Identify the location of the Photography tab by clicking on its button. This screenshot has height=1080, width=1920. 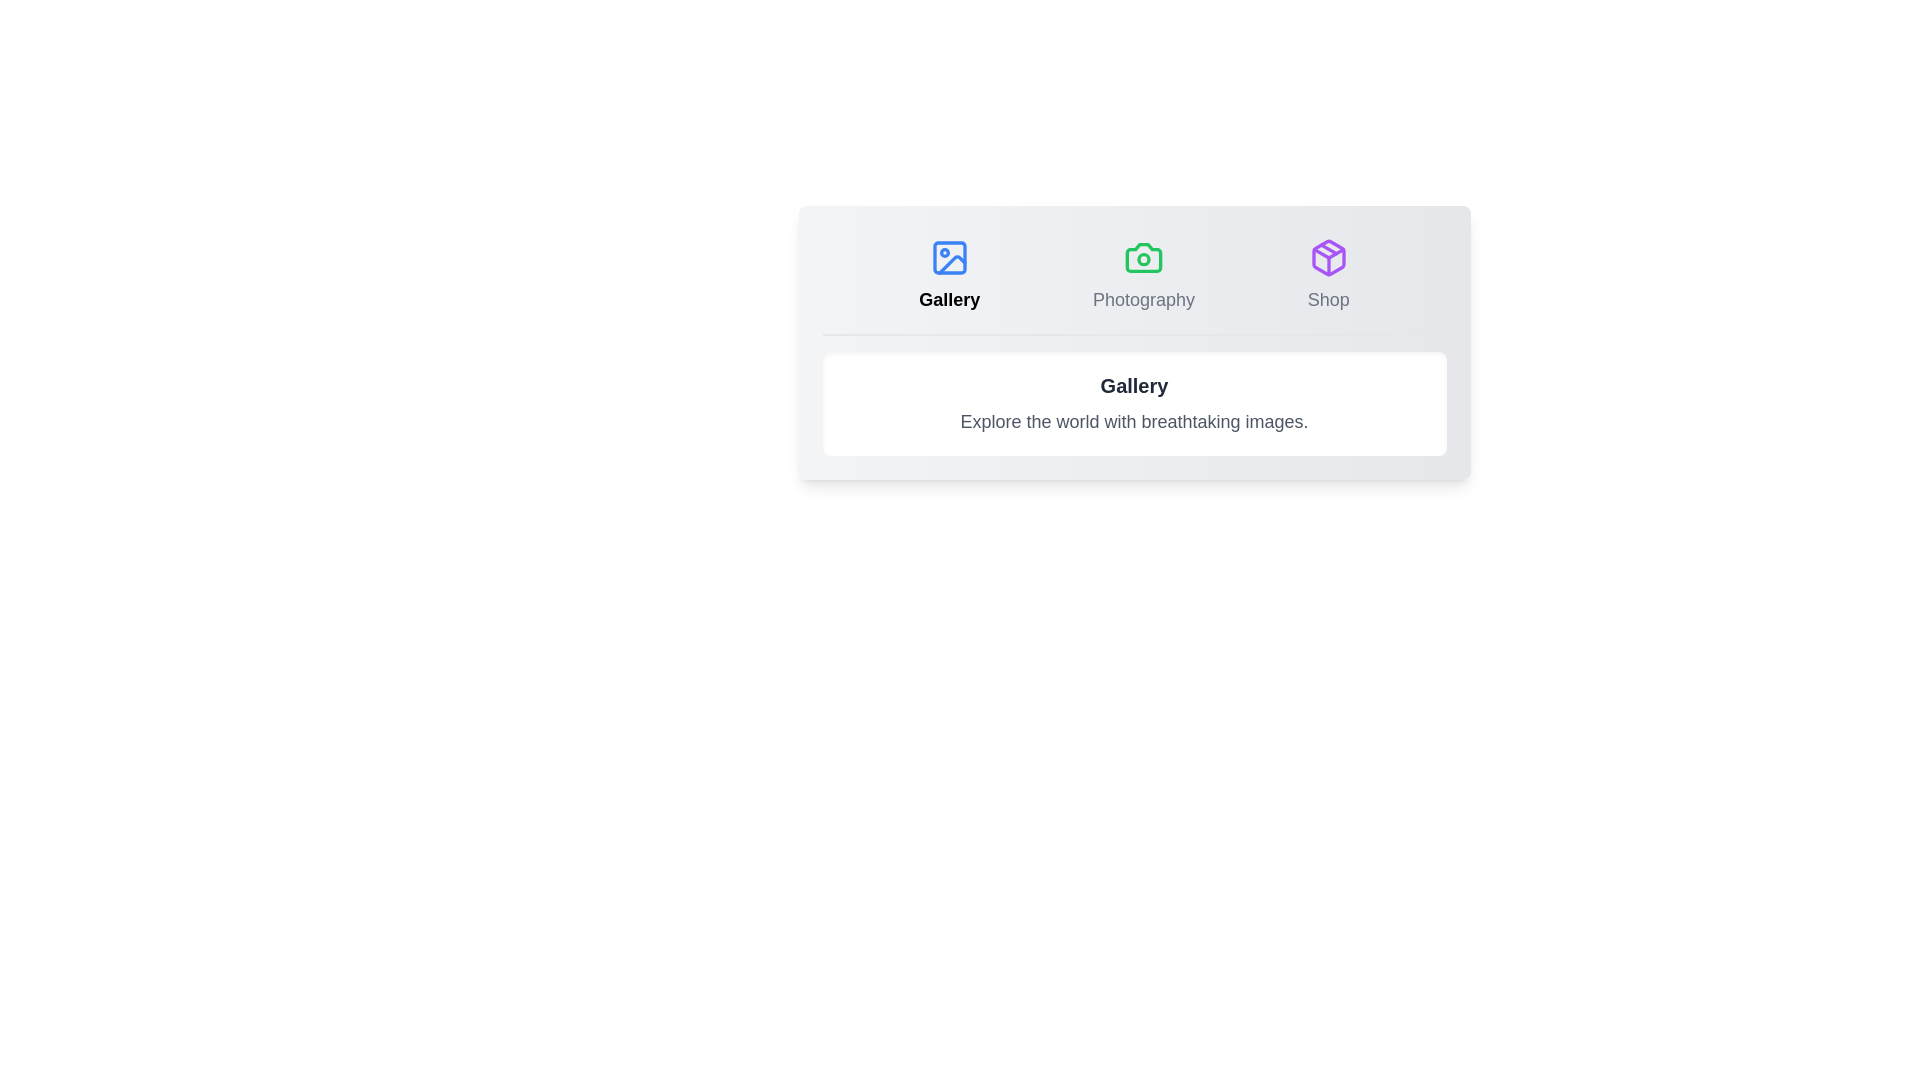
(1143, 276).